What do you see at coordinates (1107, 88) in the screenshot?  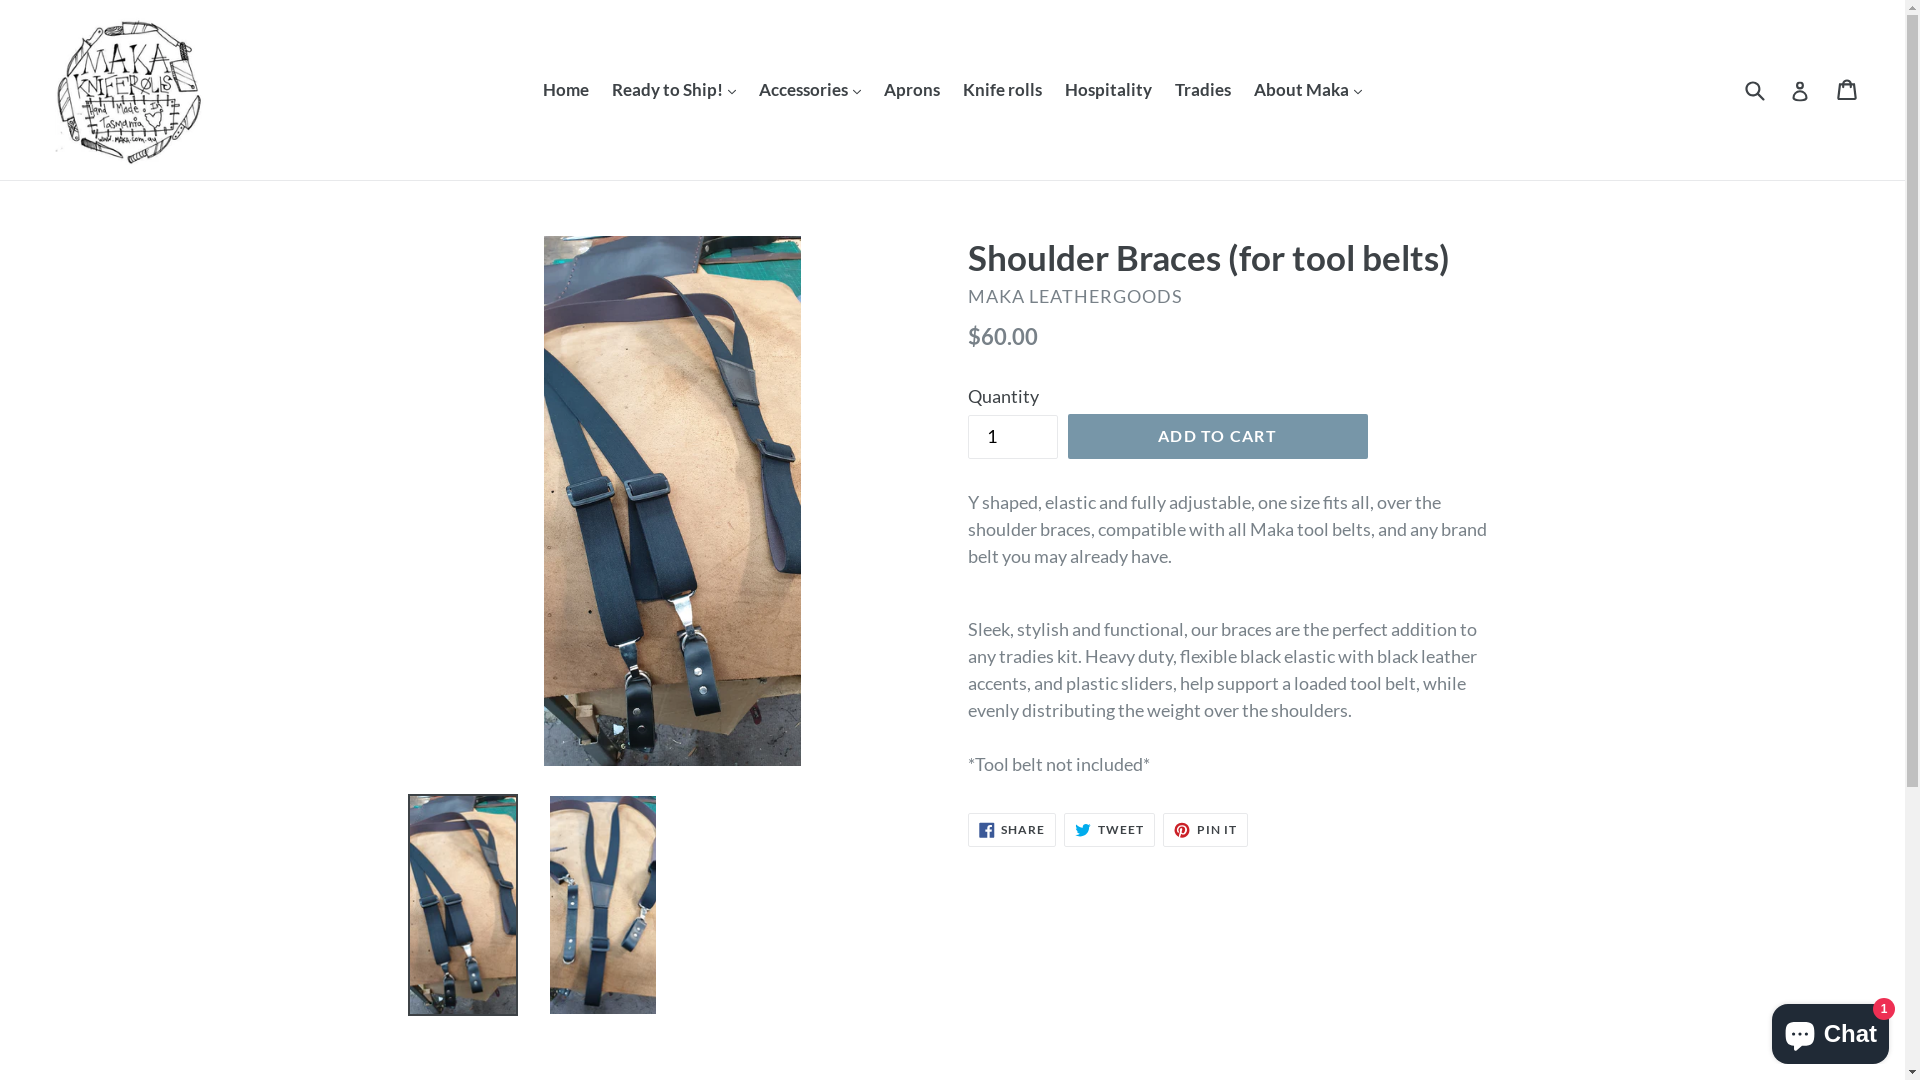 I see `'Hospitality'` at bounding box center [1107, 88].